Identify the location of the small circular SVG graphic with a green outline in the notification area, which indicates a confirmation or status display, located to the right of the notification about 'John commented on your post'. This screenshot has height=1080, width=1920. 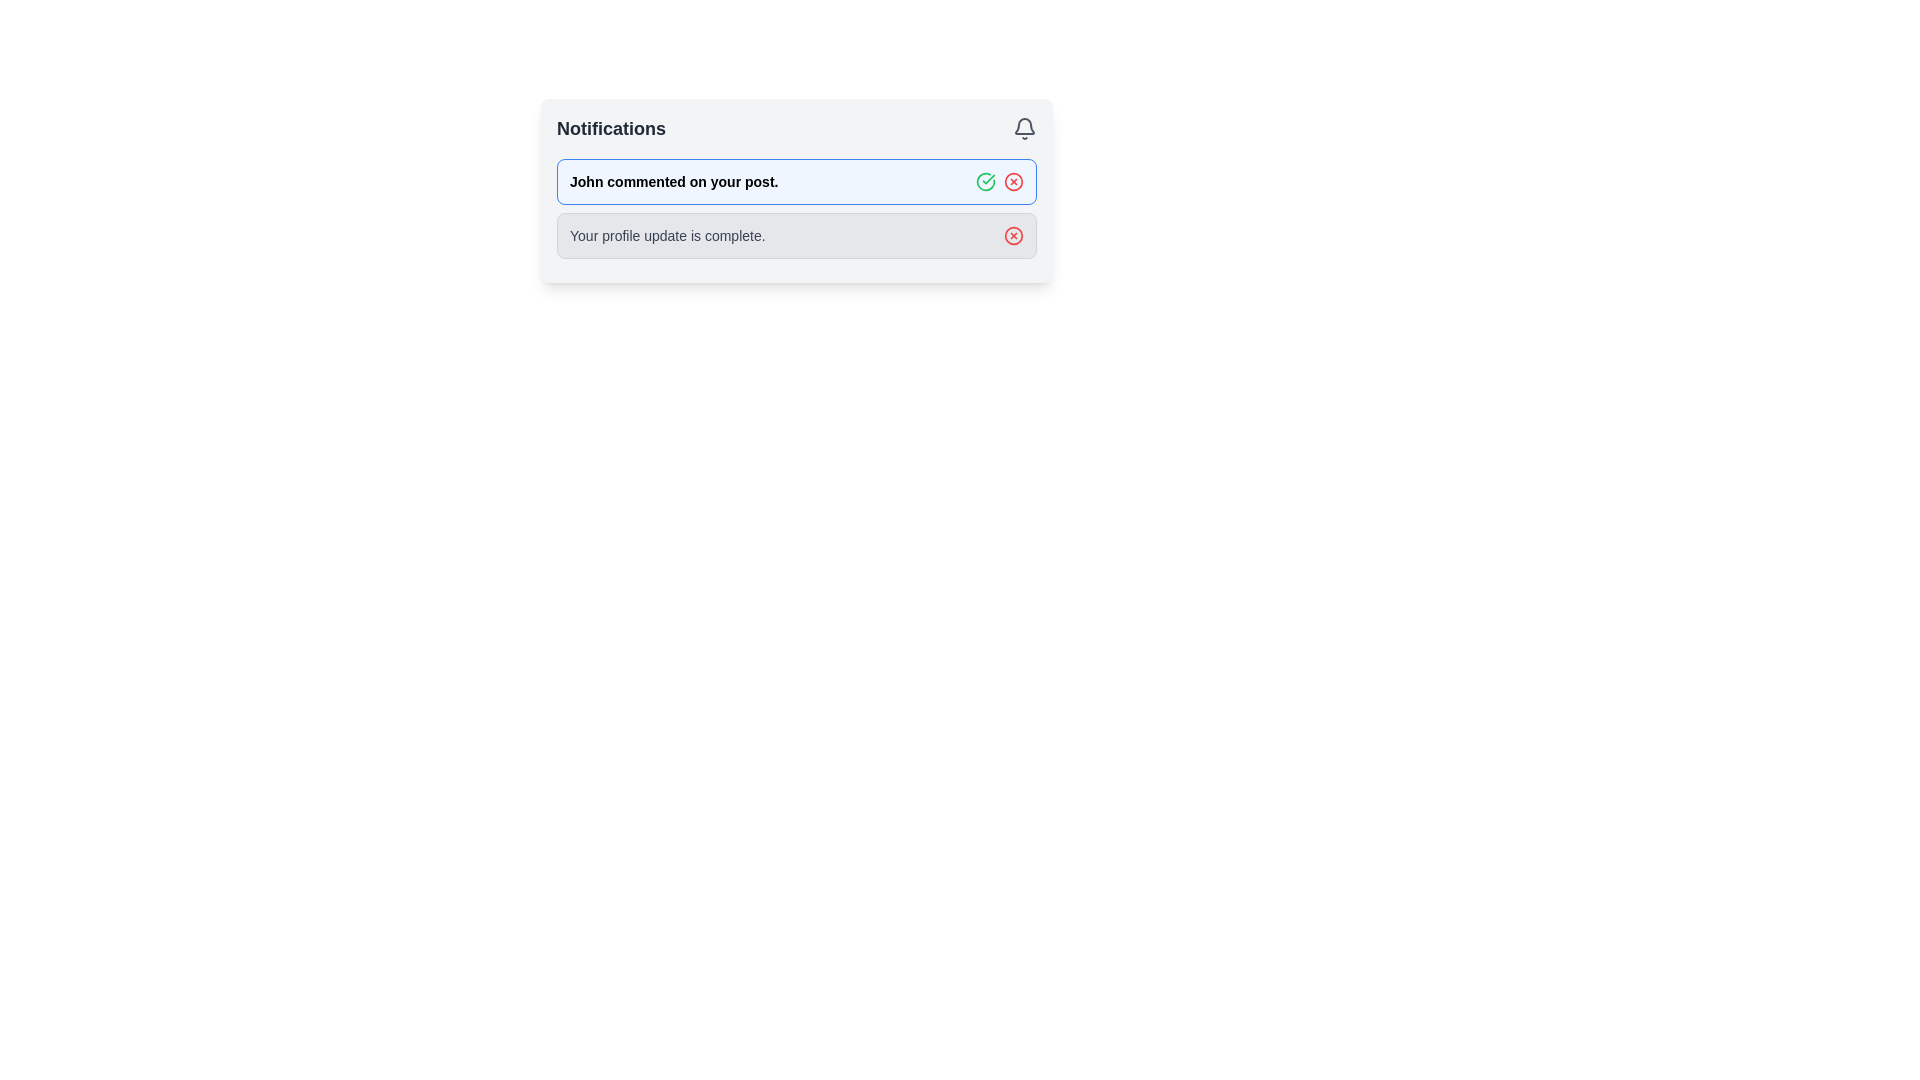
(985, 181).